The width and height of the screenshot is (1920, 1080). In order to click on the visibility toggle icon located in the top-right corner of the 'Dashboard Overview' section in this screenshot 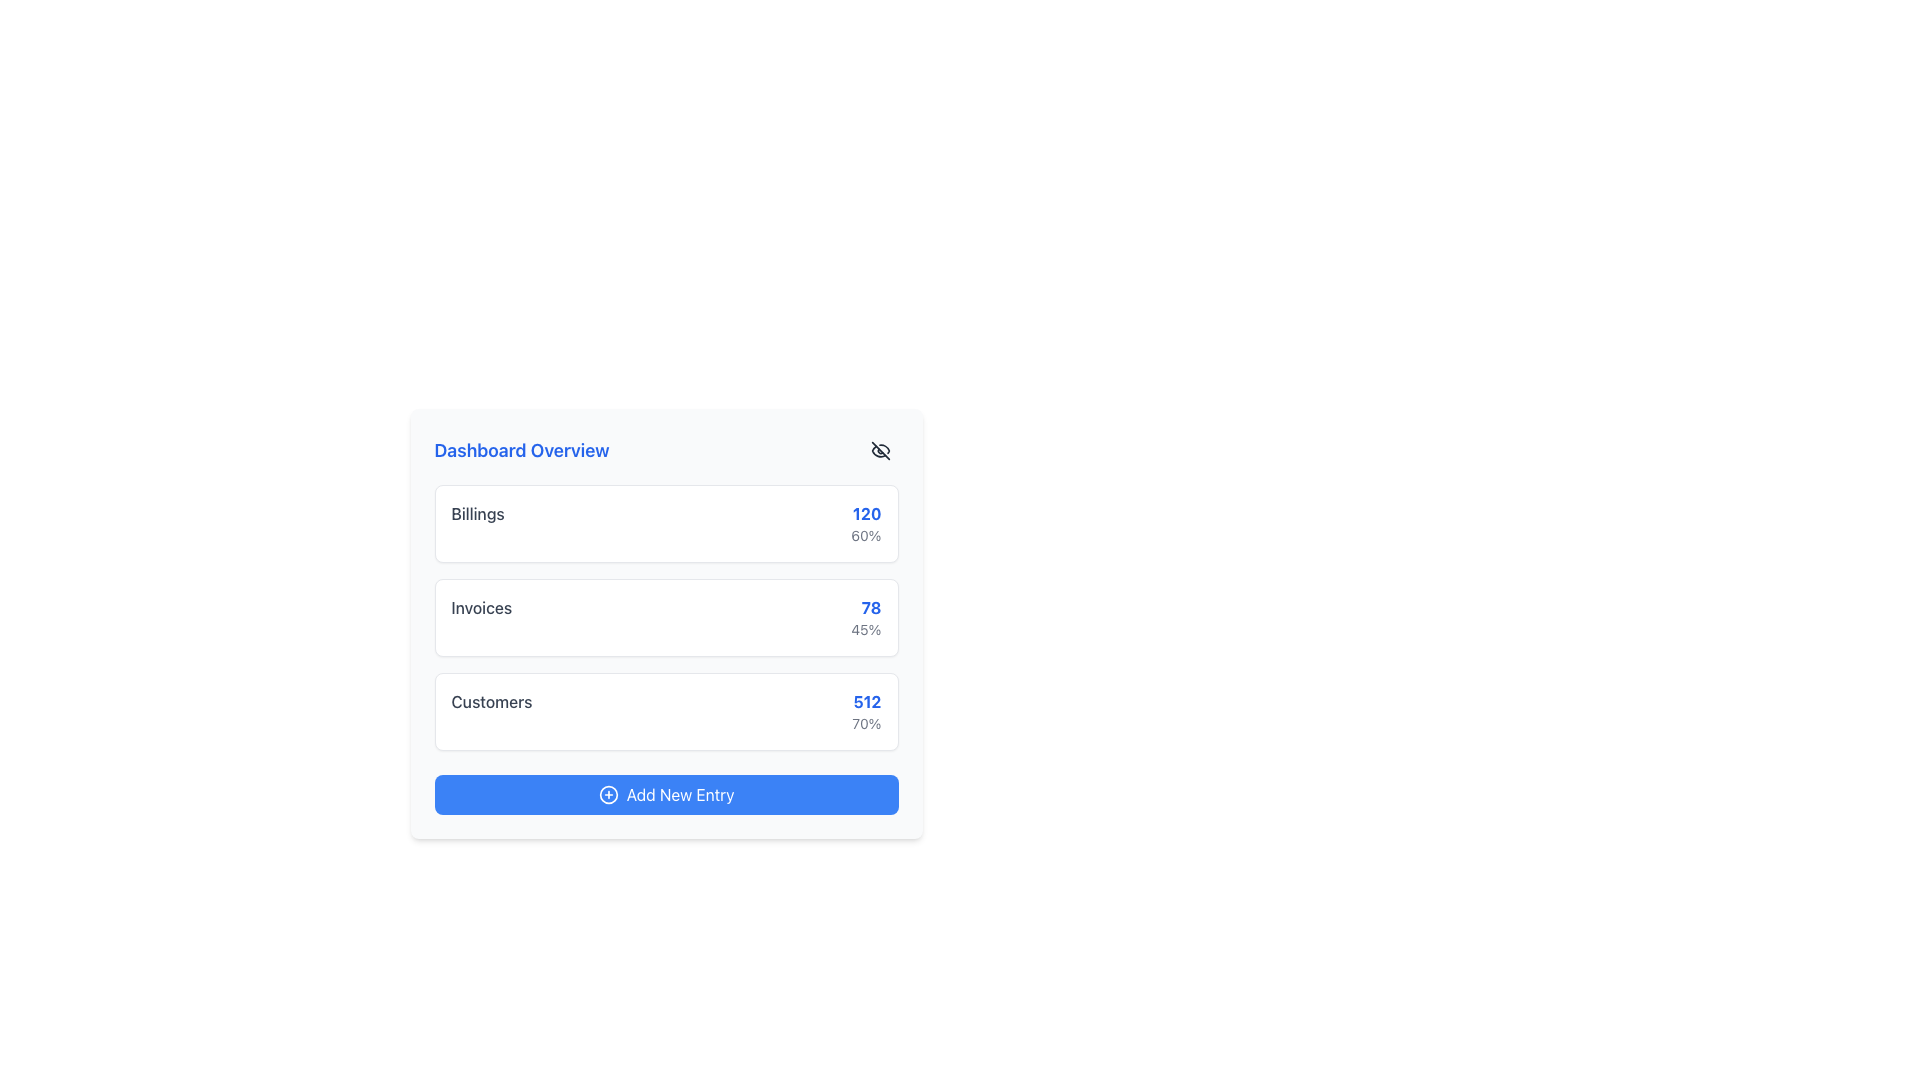, I will do `click(880, 451)`.